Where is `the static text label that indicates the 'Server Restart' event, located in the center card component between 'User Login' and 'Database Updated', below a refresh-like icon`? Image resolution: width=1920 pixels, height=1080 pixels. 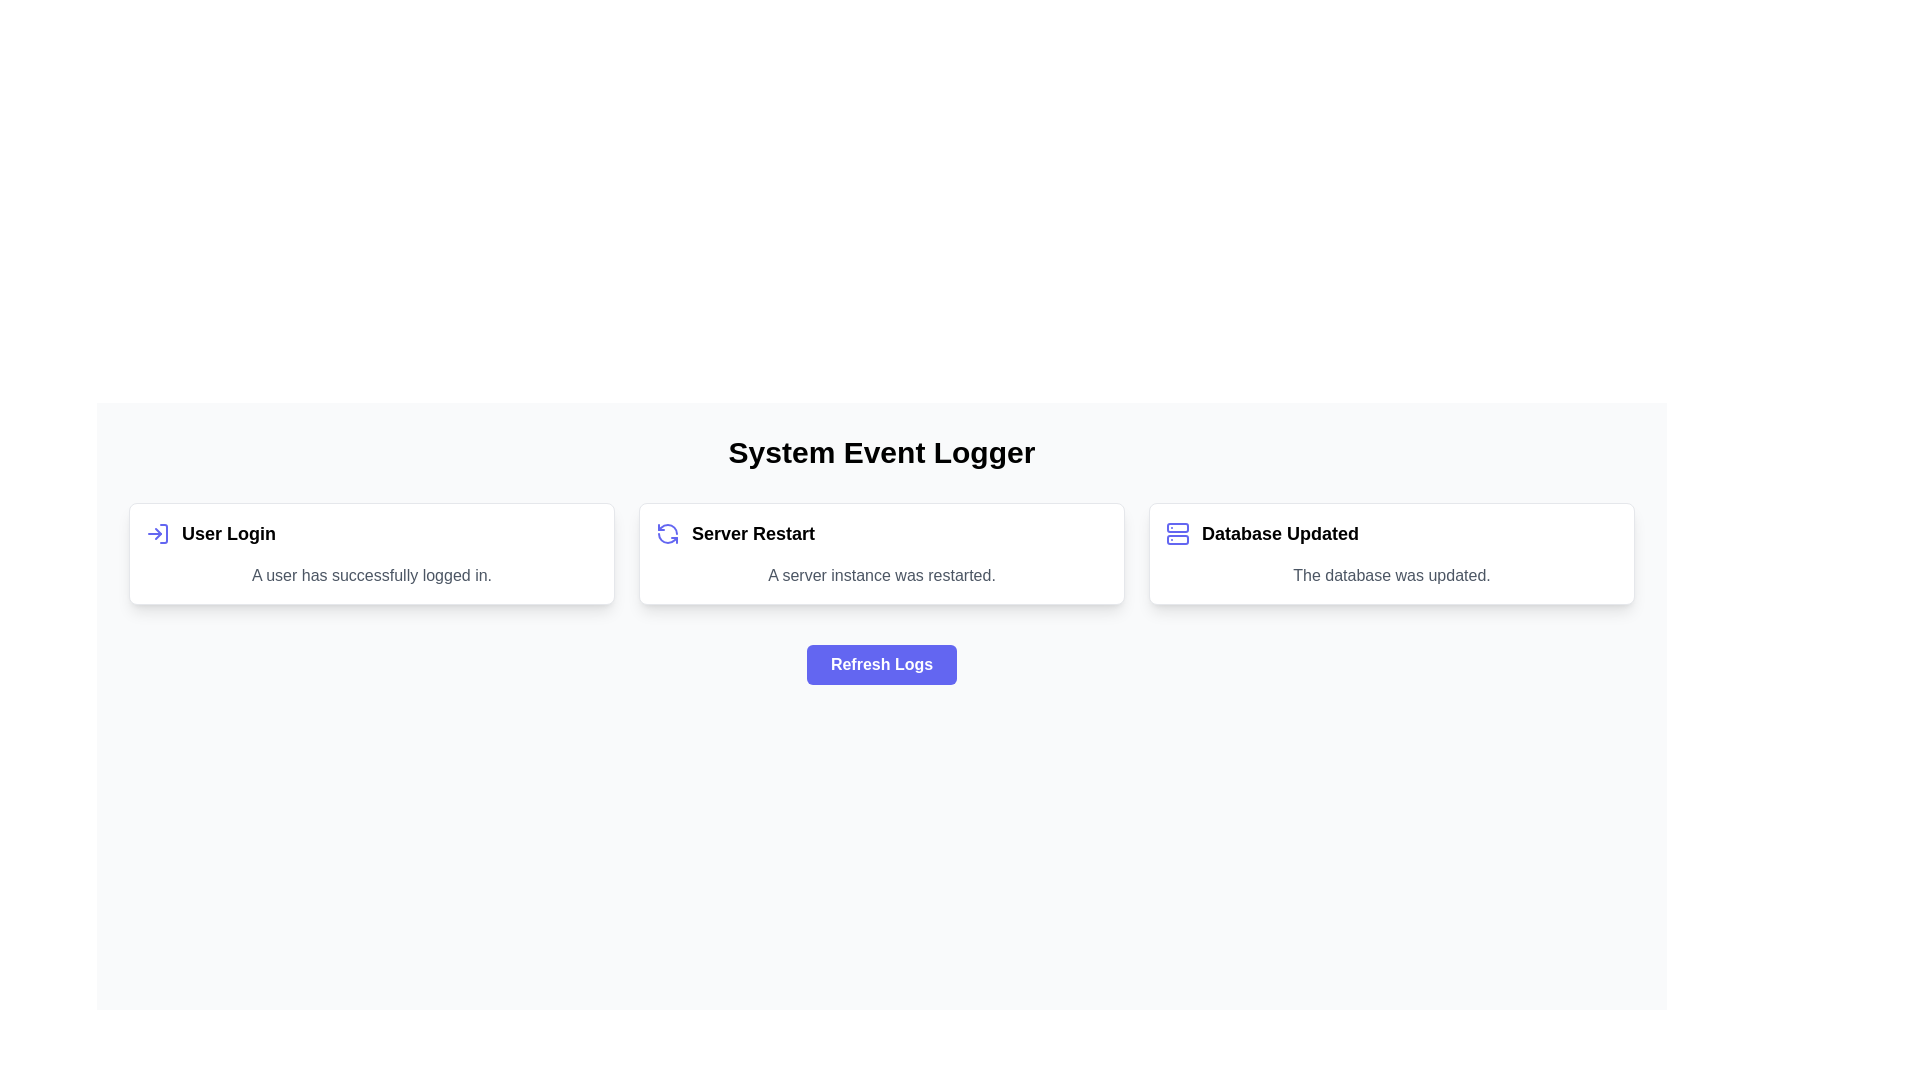 the static text label that indicates the 'Server Restart' event, located in the center card component between 'User Login' and 'Database Updated', below a refresh-like icon is located at coordinates (752, 532).